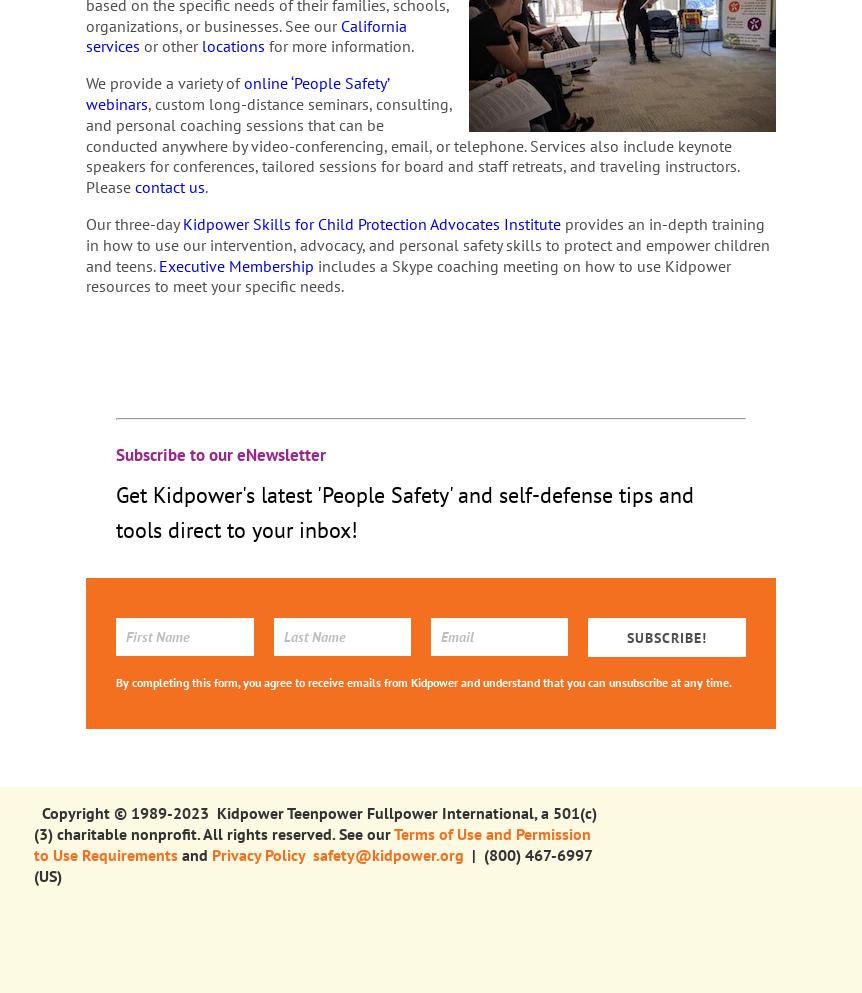  Describe the element at coordinates (311, 843) in the screenshot. I see `'Terms of Use and Permission to Use Requirements'` at that location.